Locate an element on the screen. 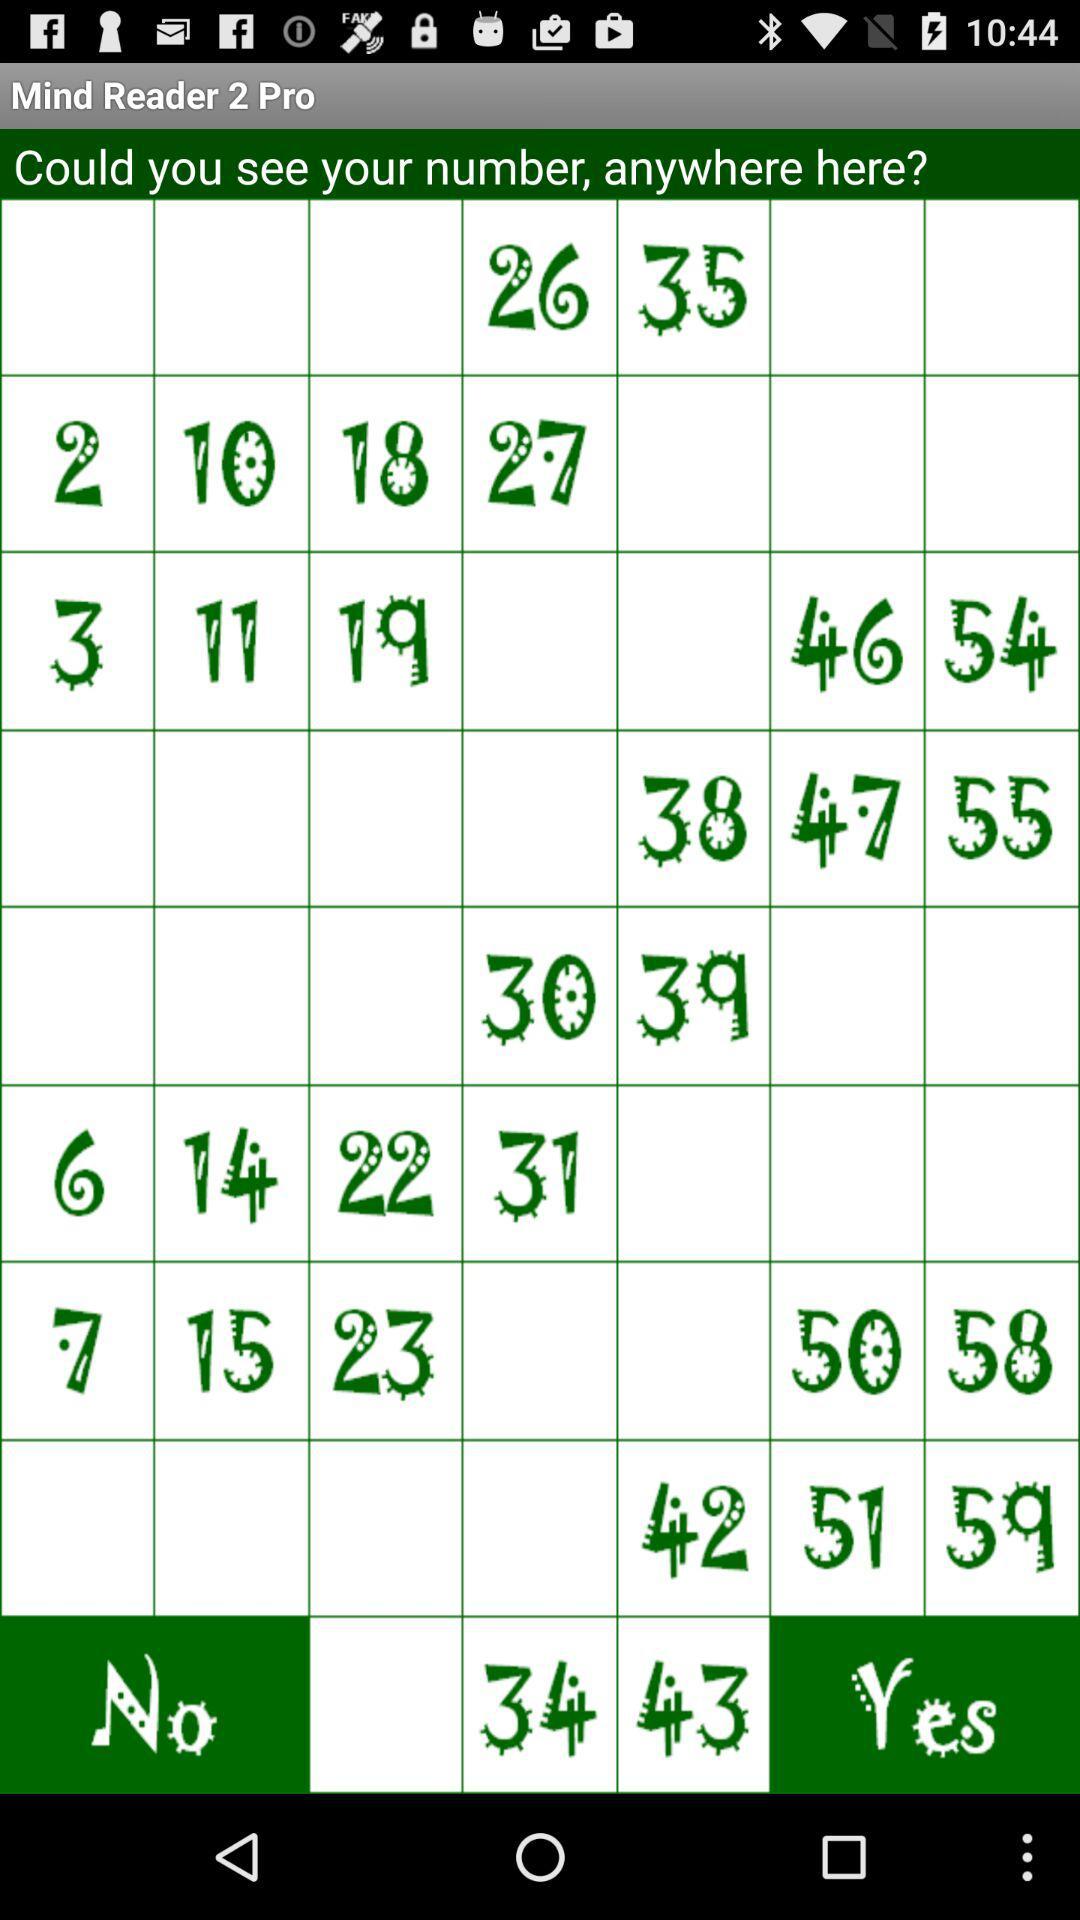  say no is located at coordinates (308, 995).